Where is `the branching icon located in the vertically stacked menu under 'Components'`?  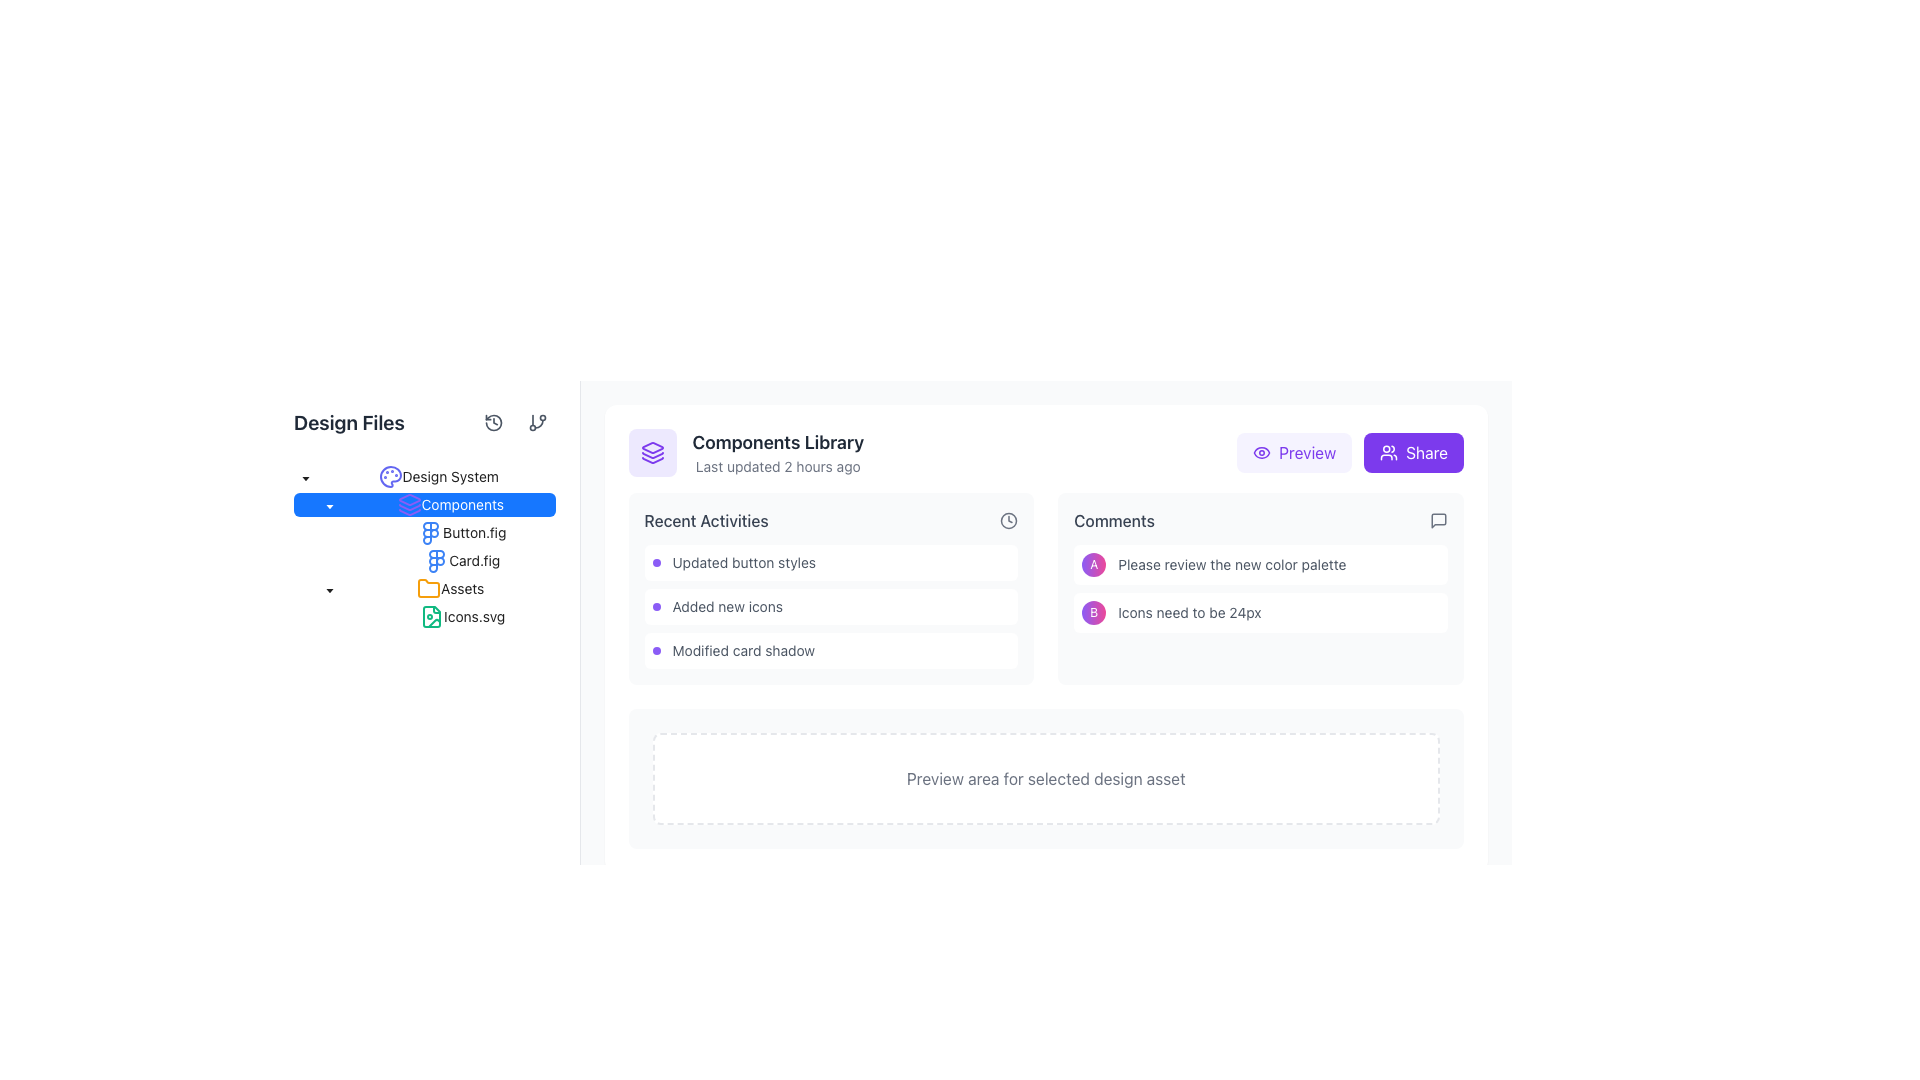 the branching icon located in the vertically stacked menu under 'Components' is located at coordinates (537, 422).